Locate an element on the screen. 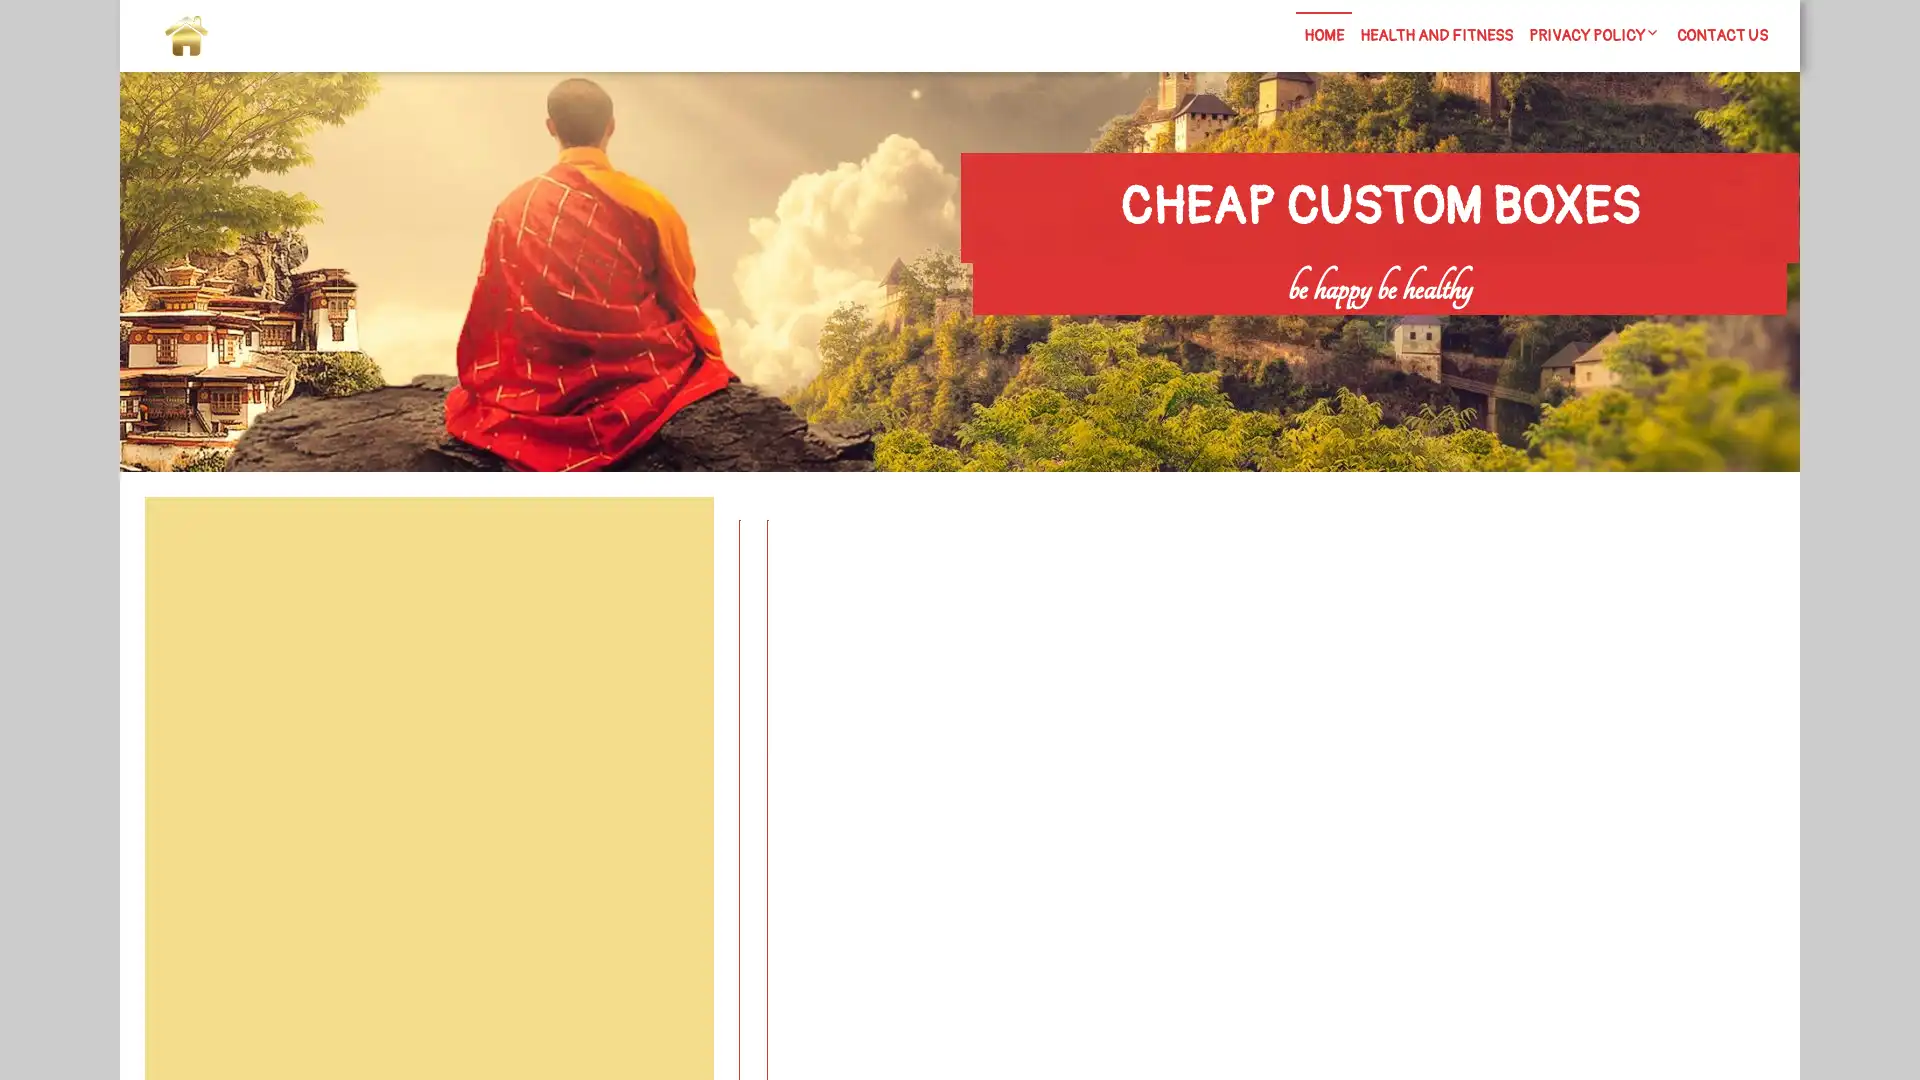 This screenshot has height=1080, width=1920. Search is located at coordinates (1557, 327).